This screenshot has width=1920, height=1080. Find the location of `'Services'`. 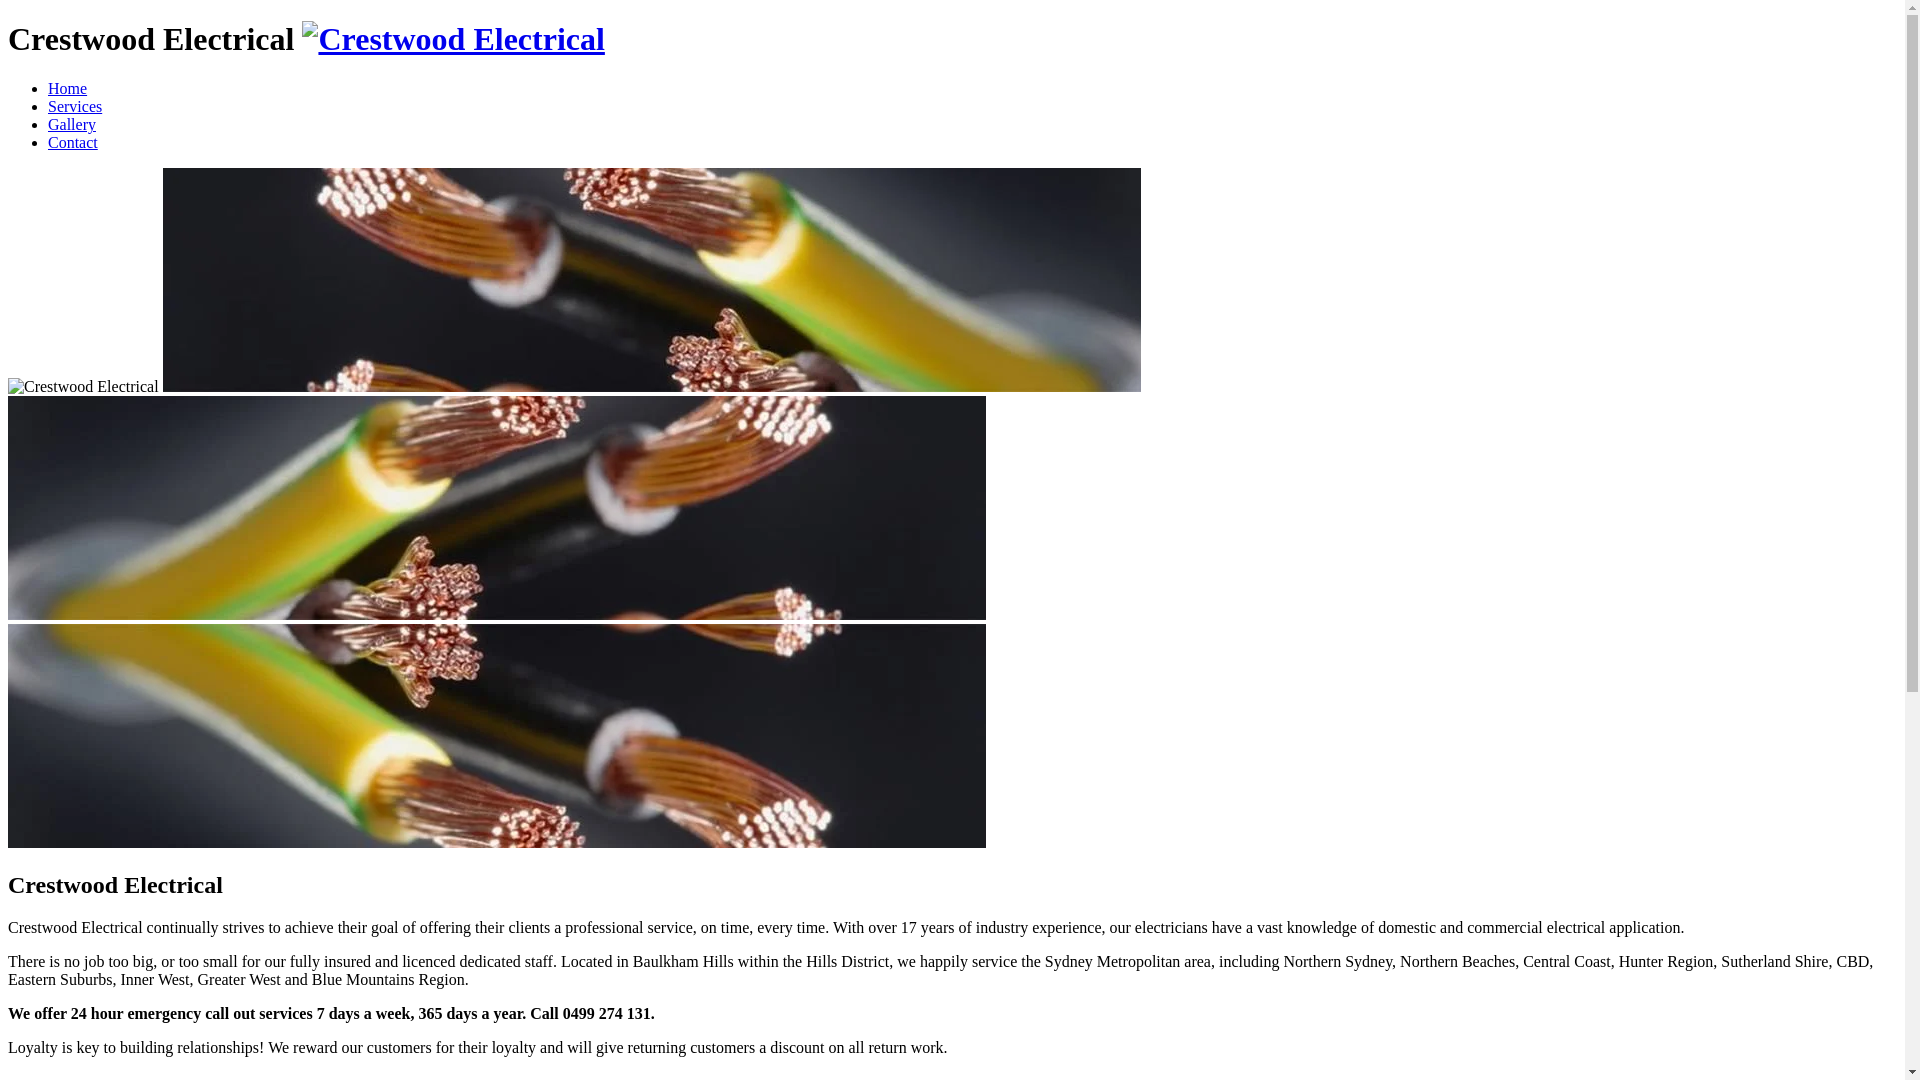

'Services' is located at coordinates (75, 106).